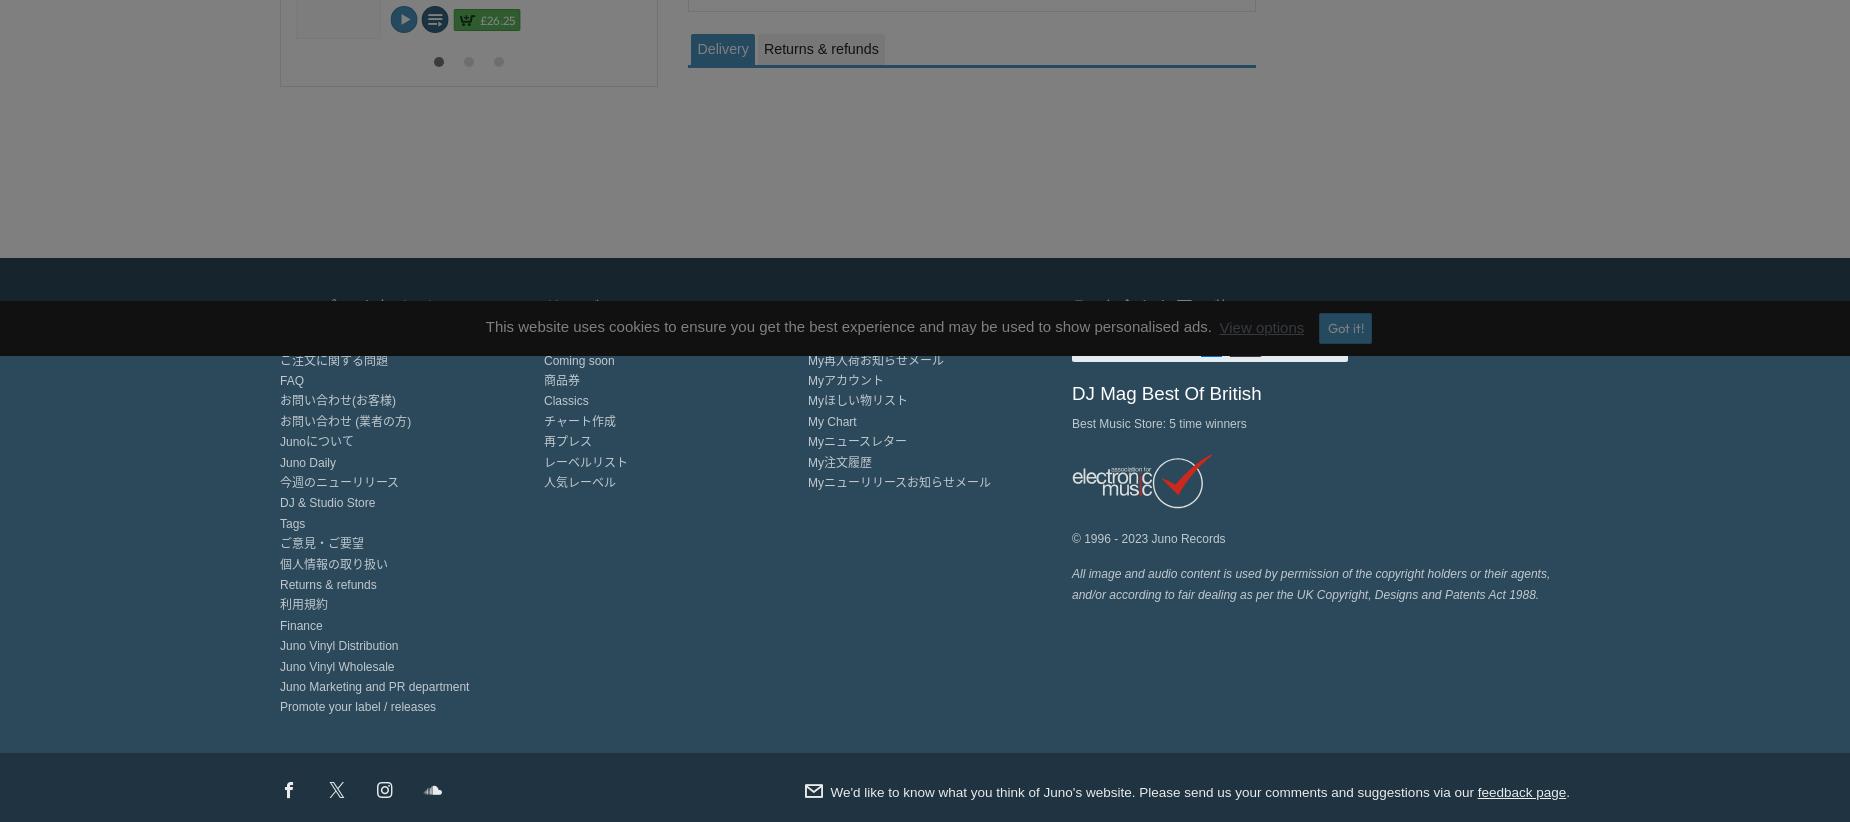 This screenshot has height=822, width=1850. Describe the element at coordinates (1158, 422) in the screenshot. I see `'Best Music Store: 5 time winners'` at that location.